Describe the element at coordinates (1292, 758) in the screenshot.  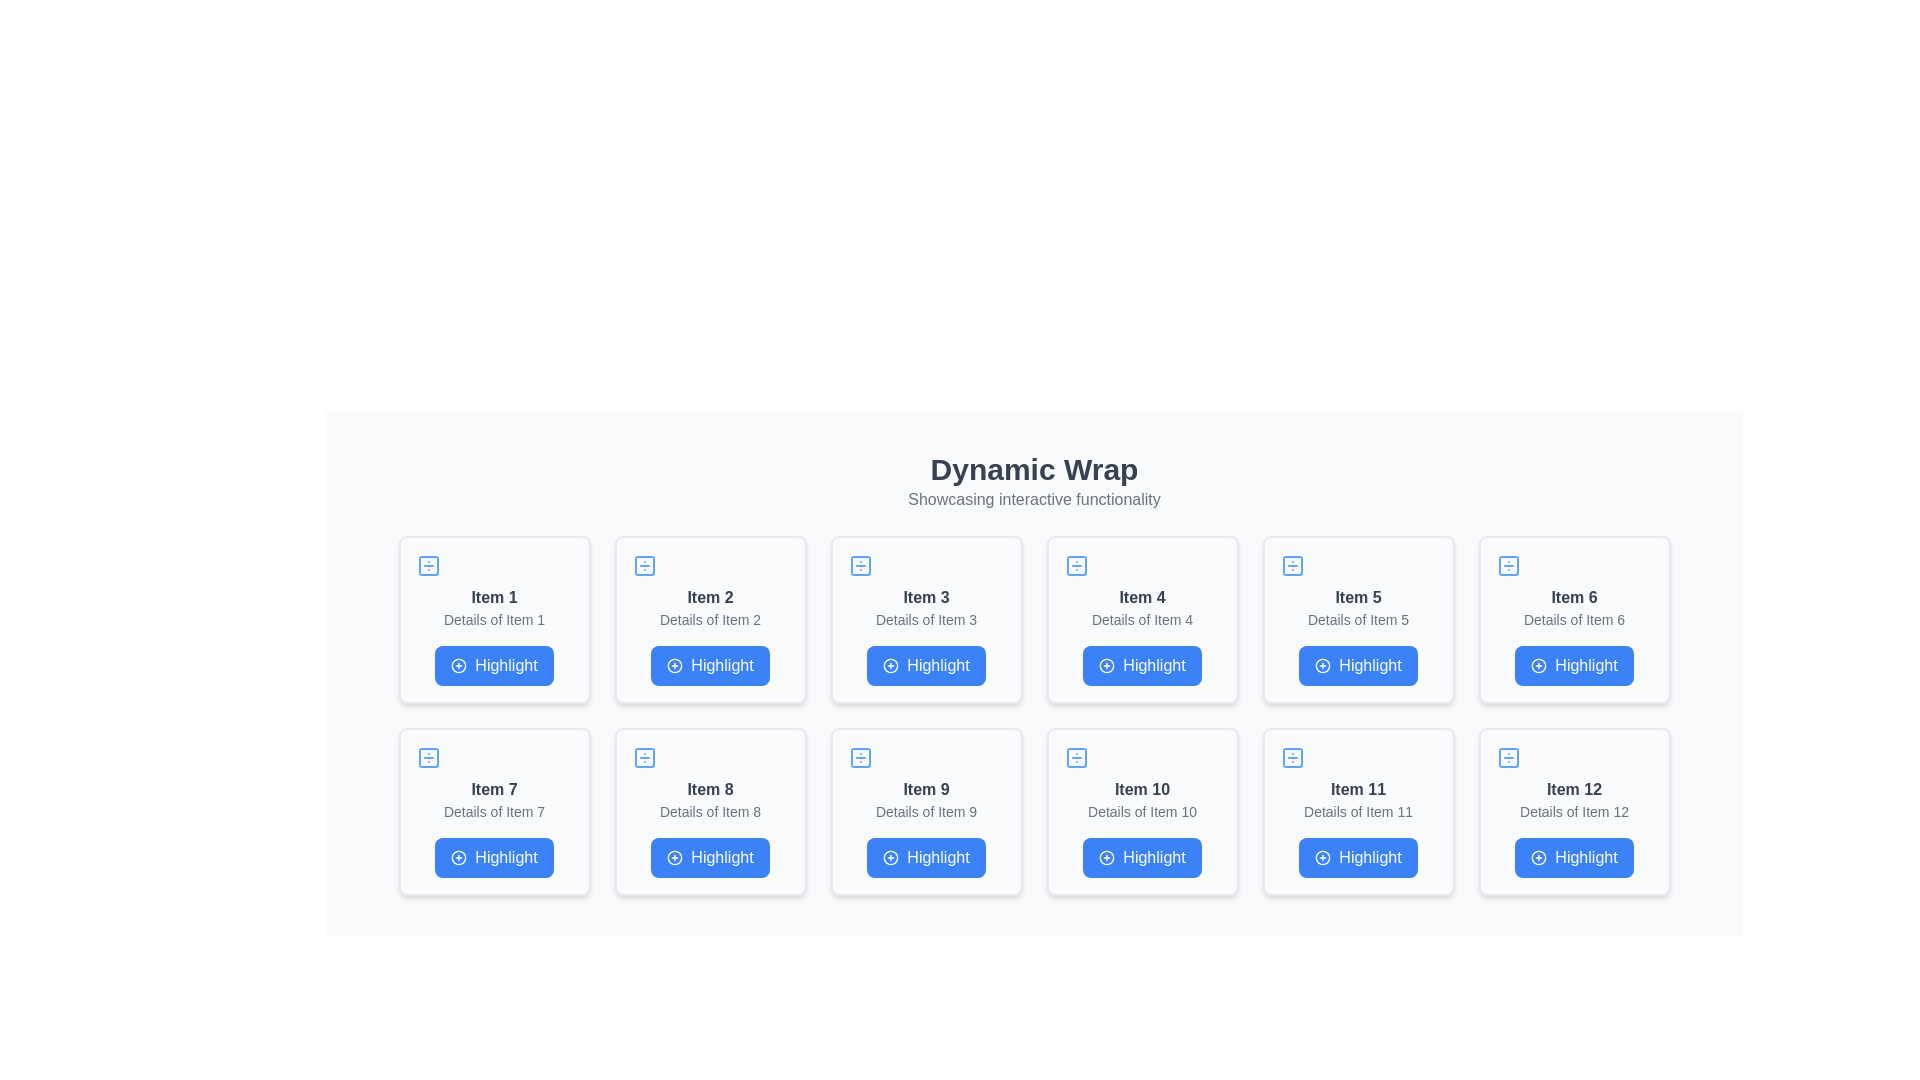
I see `the decorative SVG rectangle located in the top-left corner of 'Item 11' in a 4x3 grid layout` at that location.